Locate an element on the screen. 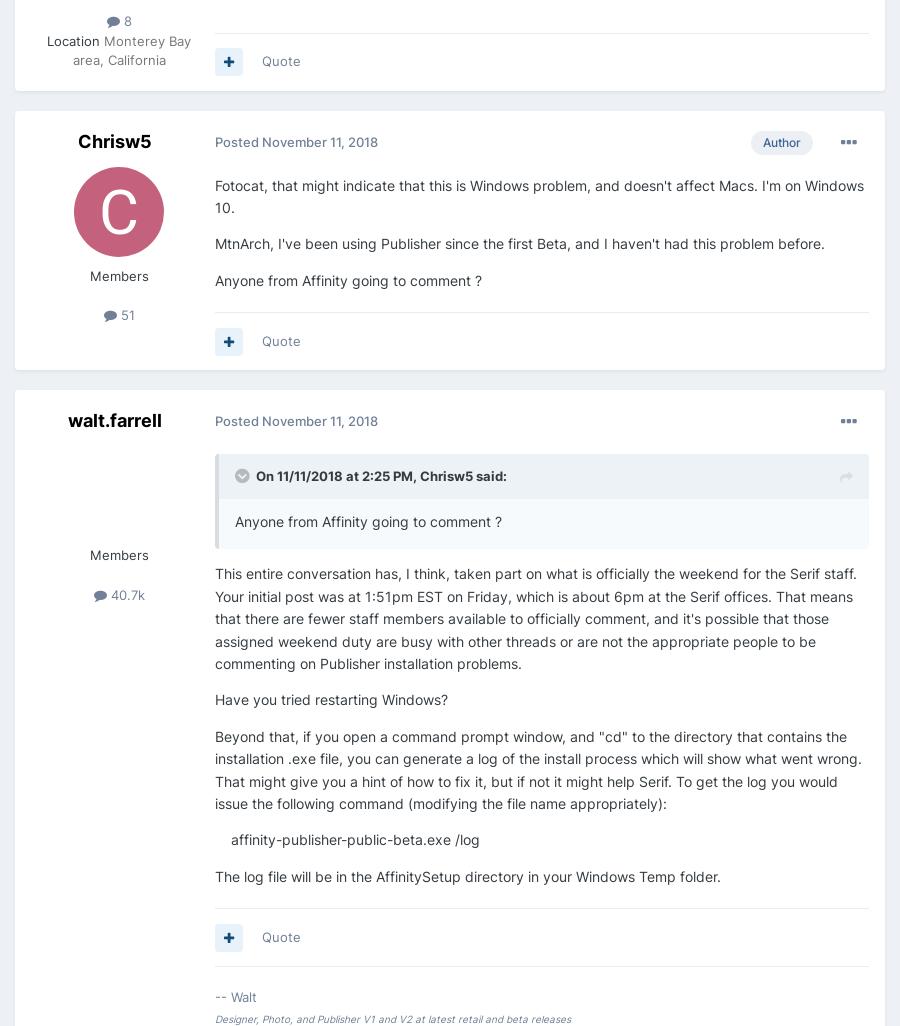  'yone from Affinity going to comment ?' is located at coordinates (377, 521).